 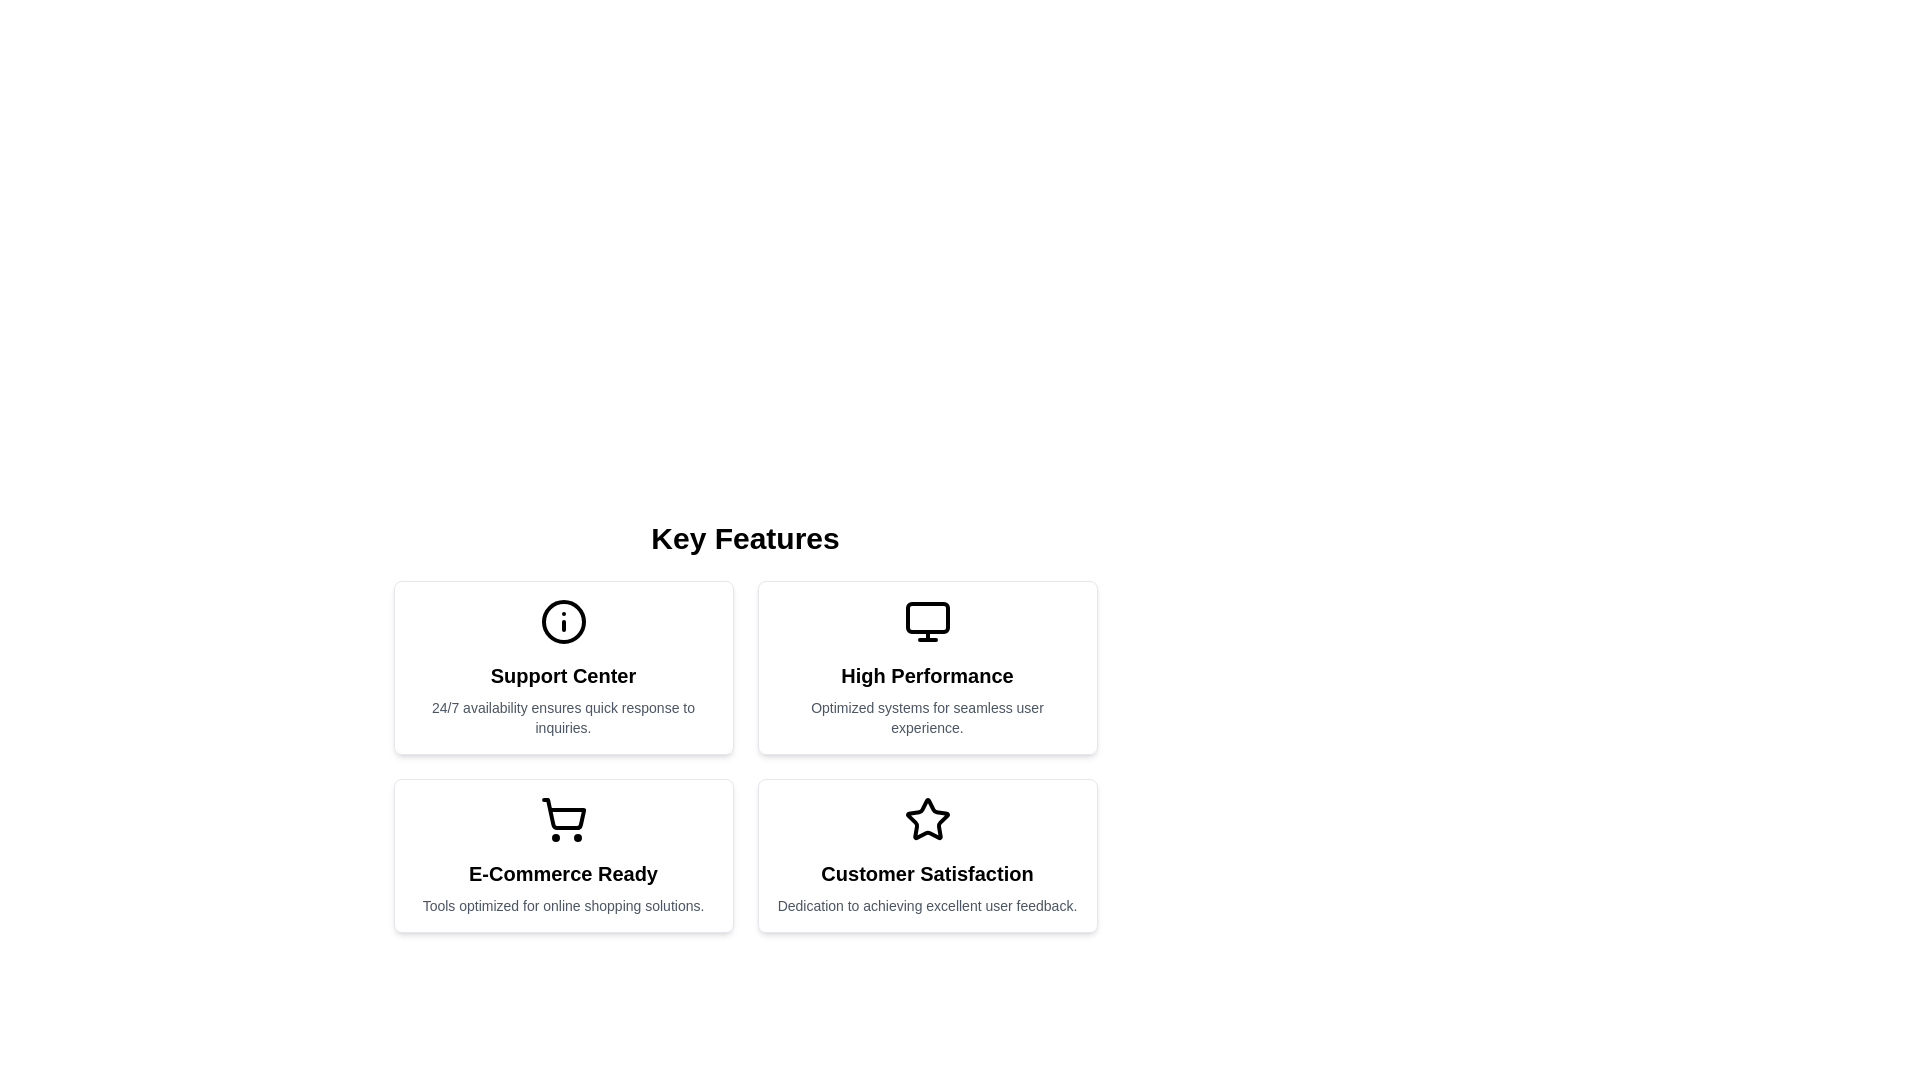 I want to click on the star icon representing 'Customer Satisfaction' located at the bottom-right of the 'Key Features' section, so click(x=926, y=819).